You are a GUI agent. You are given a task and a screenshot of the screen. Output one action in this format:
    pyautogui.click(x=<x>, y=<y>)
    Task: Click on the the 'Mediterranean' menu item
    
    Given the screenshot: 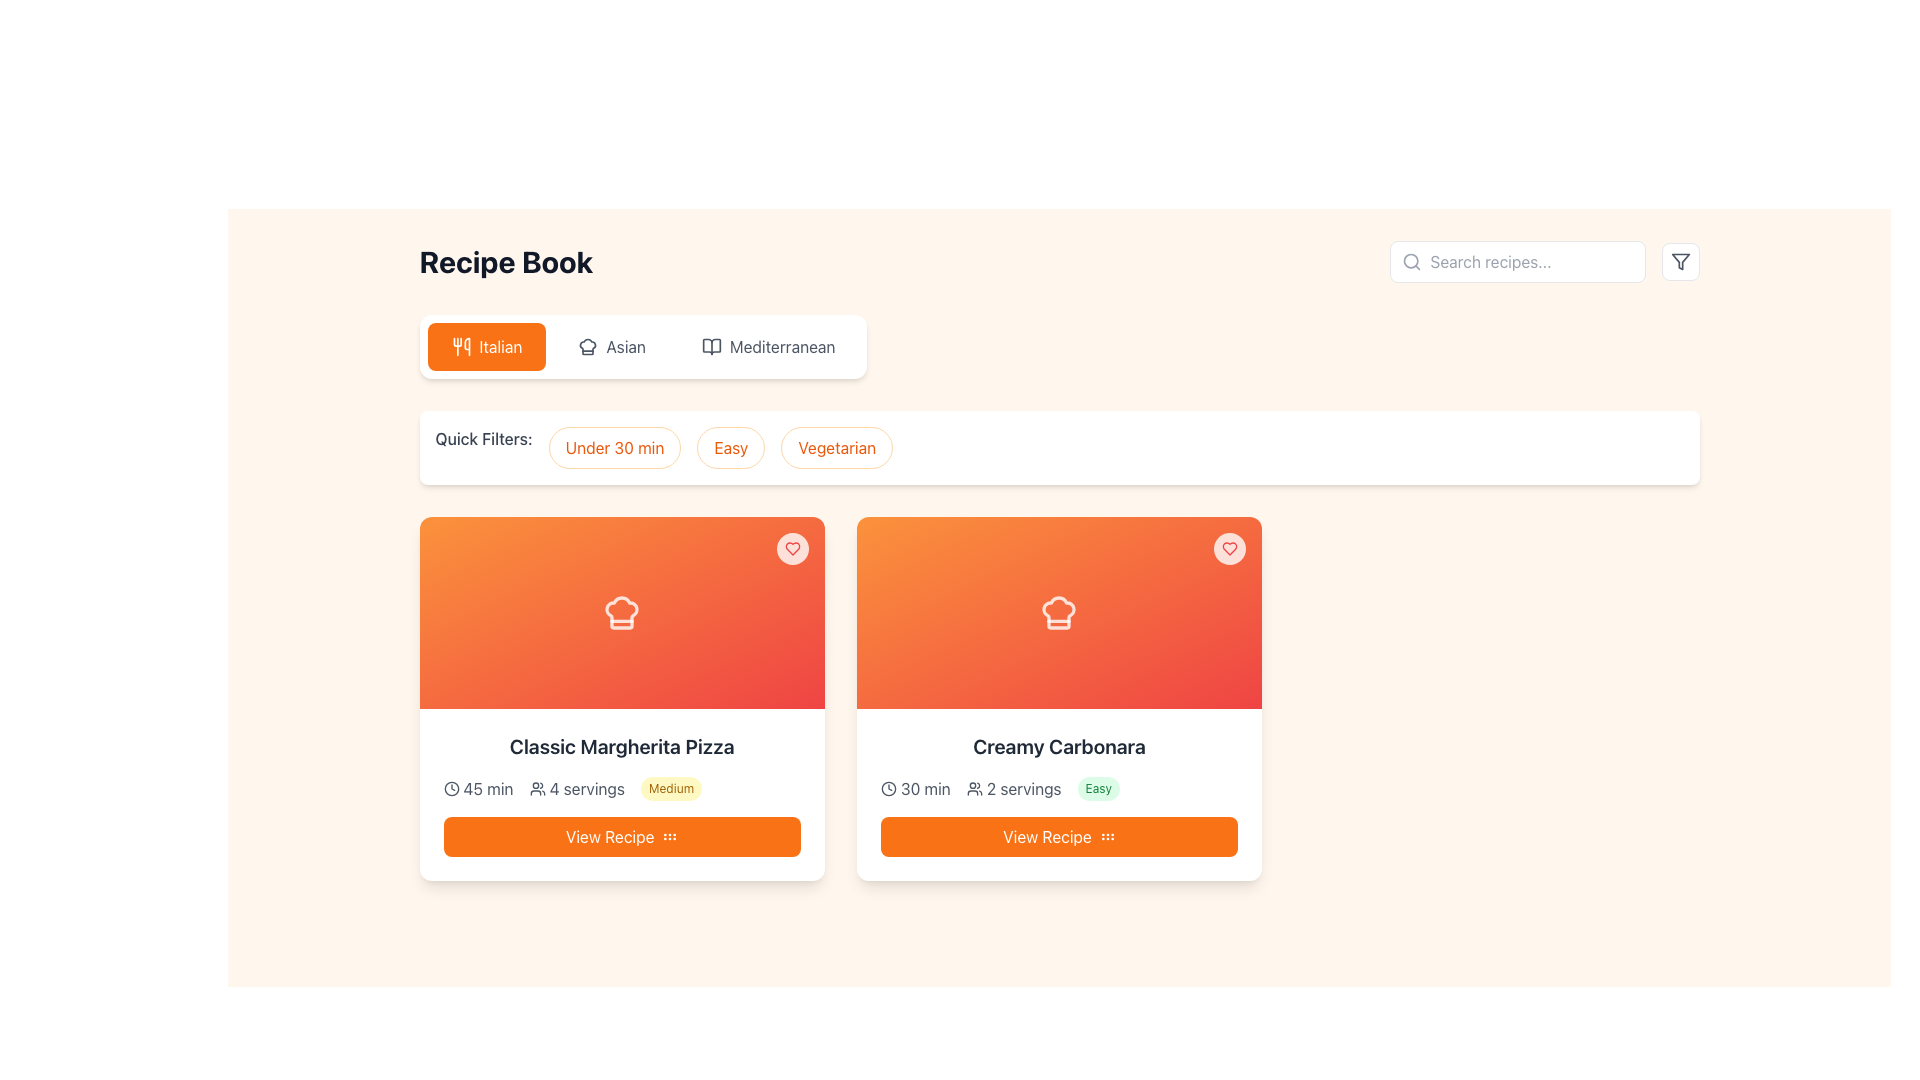 What is the action you would take?
    pyautogui.click(x=781, y=346)
    